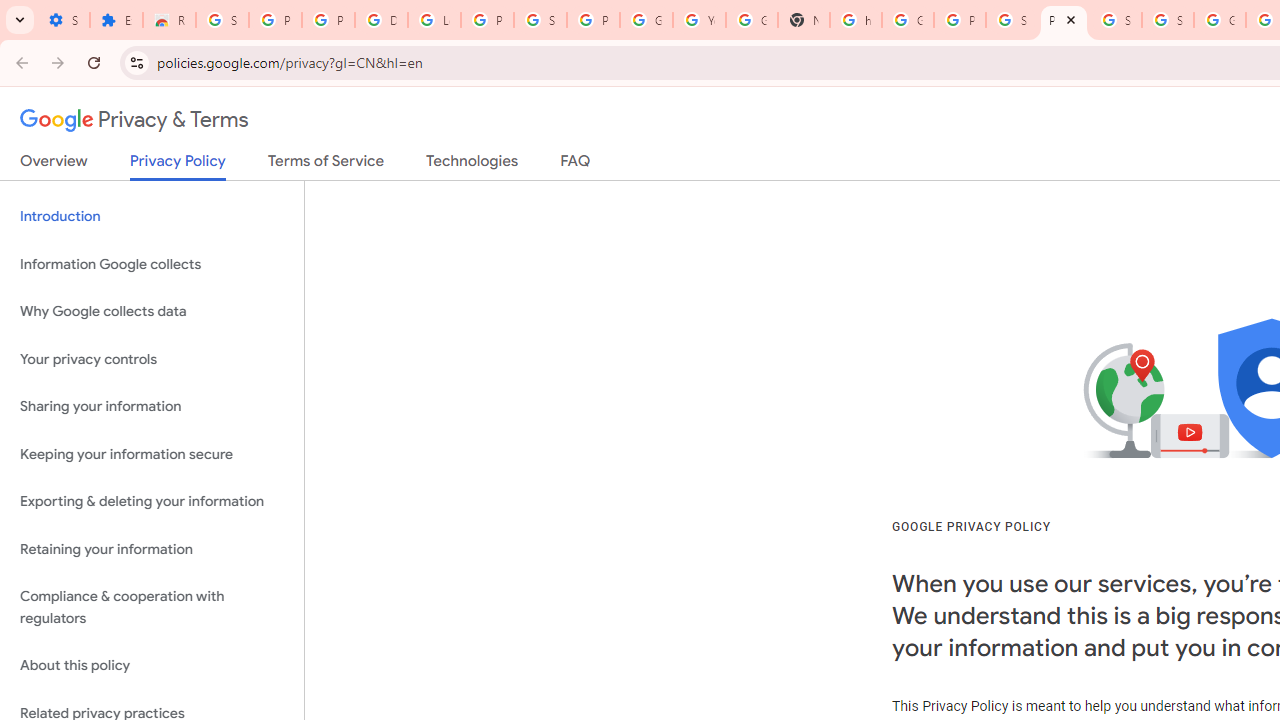 The height and width of the screenshot is (720, 1280). What do you see at coordinates (855, 20) in the screenshot?
I see `'https://scholar.google.com/'` at bounding box center [855, 20].